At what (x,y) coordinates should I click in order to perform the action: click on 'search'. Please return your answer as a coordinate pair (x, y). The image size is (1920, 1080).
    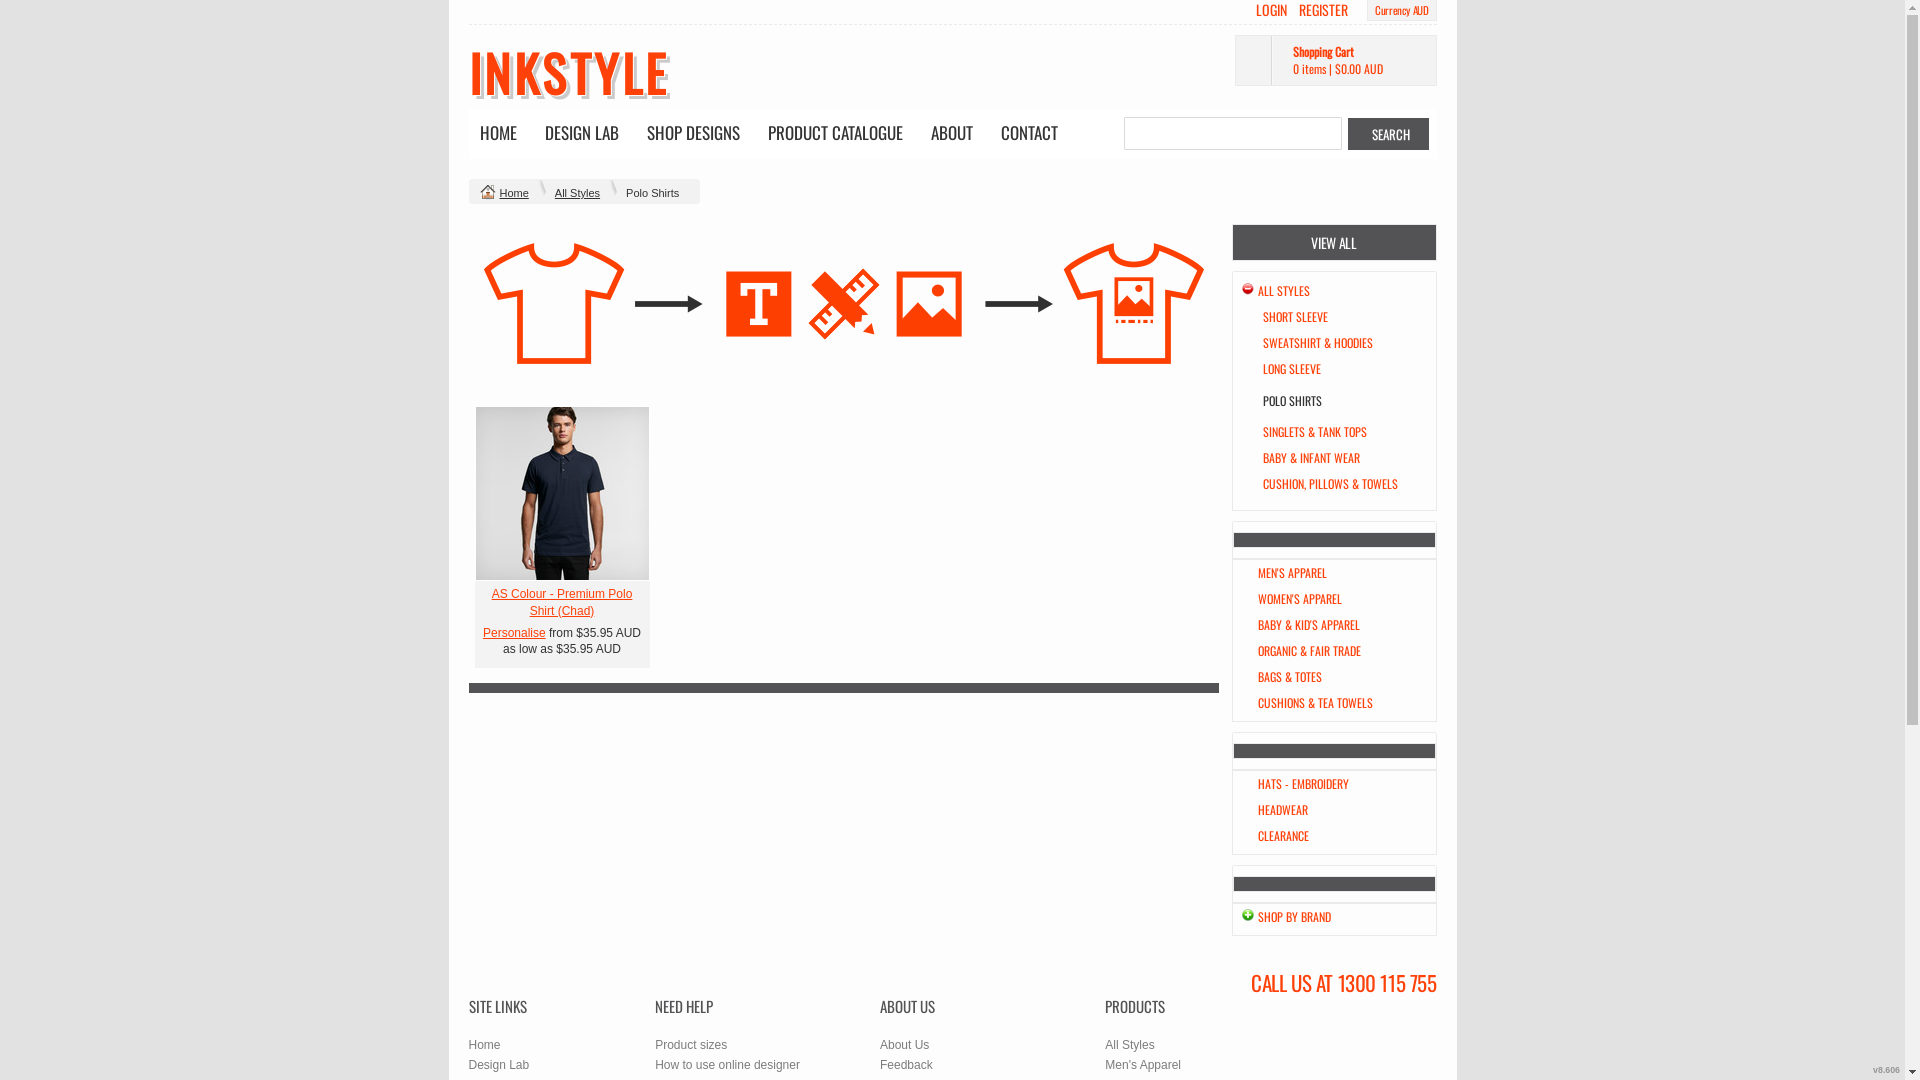
    Looking at the image, I should click on (1387, 134).